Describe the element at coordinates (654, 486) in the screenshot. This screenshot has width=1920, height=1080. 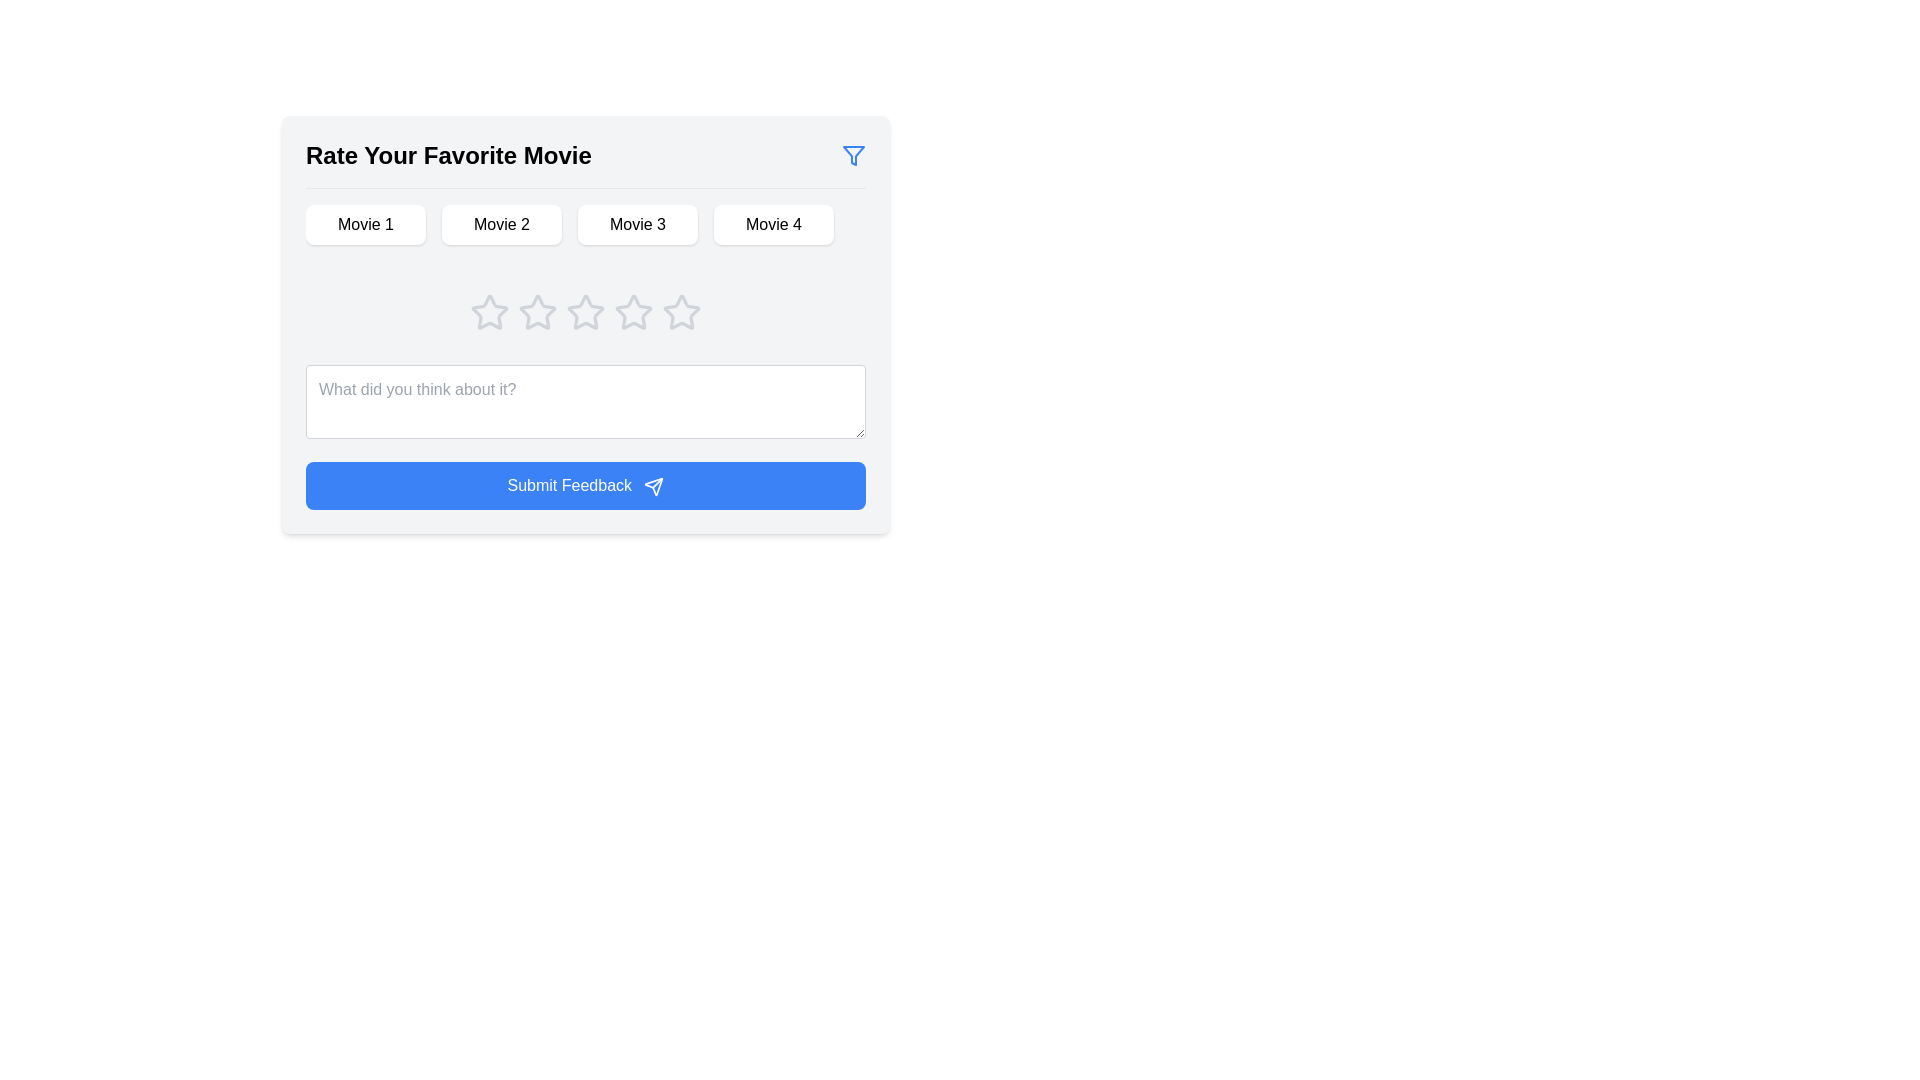
I see `the triangular icon resembling a paper airplane located within the 'Submit Feedback' button` at that location.